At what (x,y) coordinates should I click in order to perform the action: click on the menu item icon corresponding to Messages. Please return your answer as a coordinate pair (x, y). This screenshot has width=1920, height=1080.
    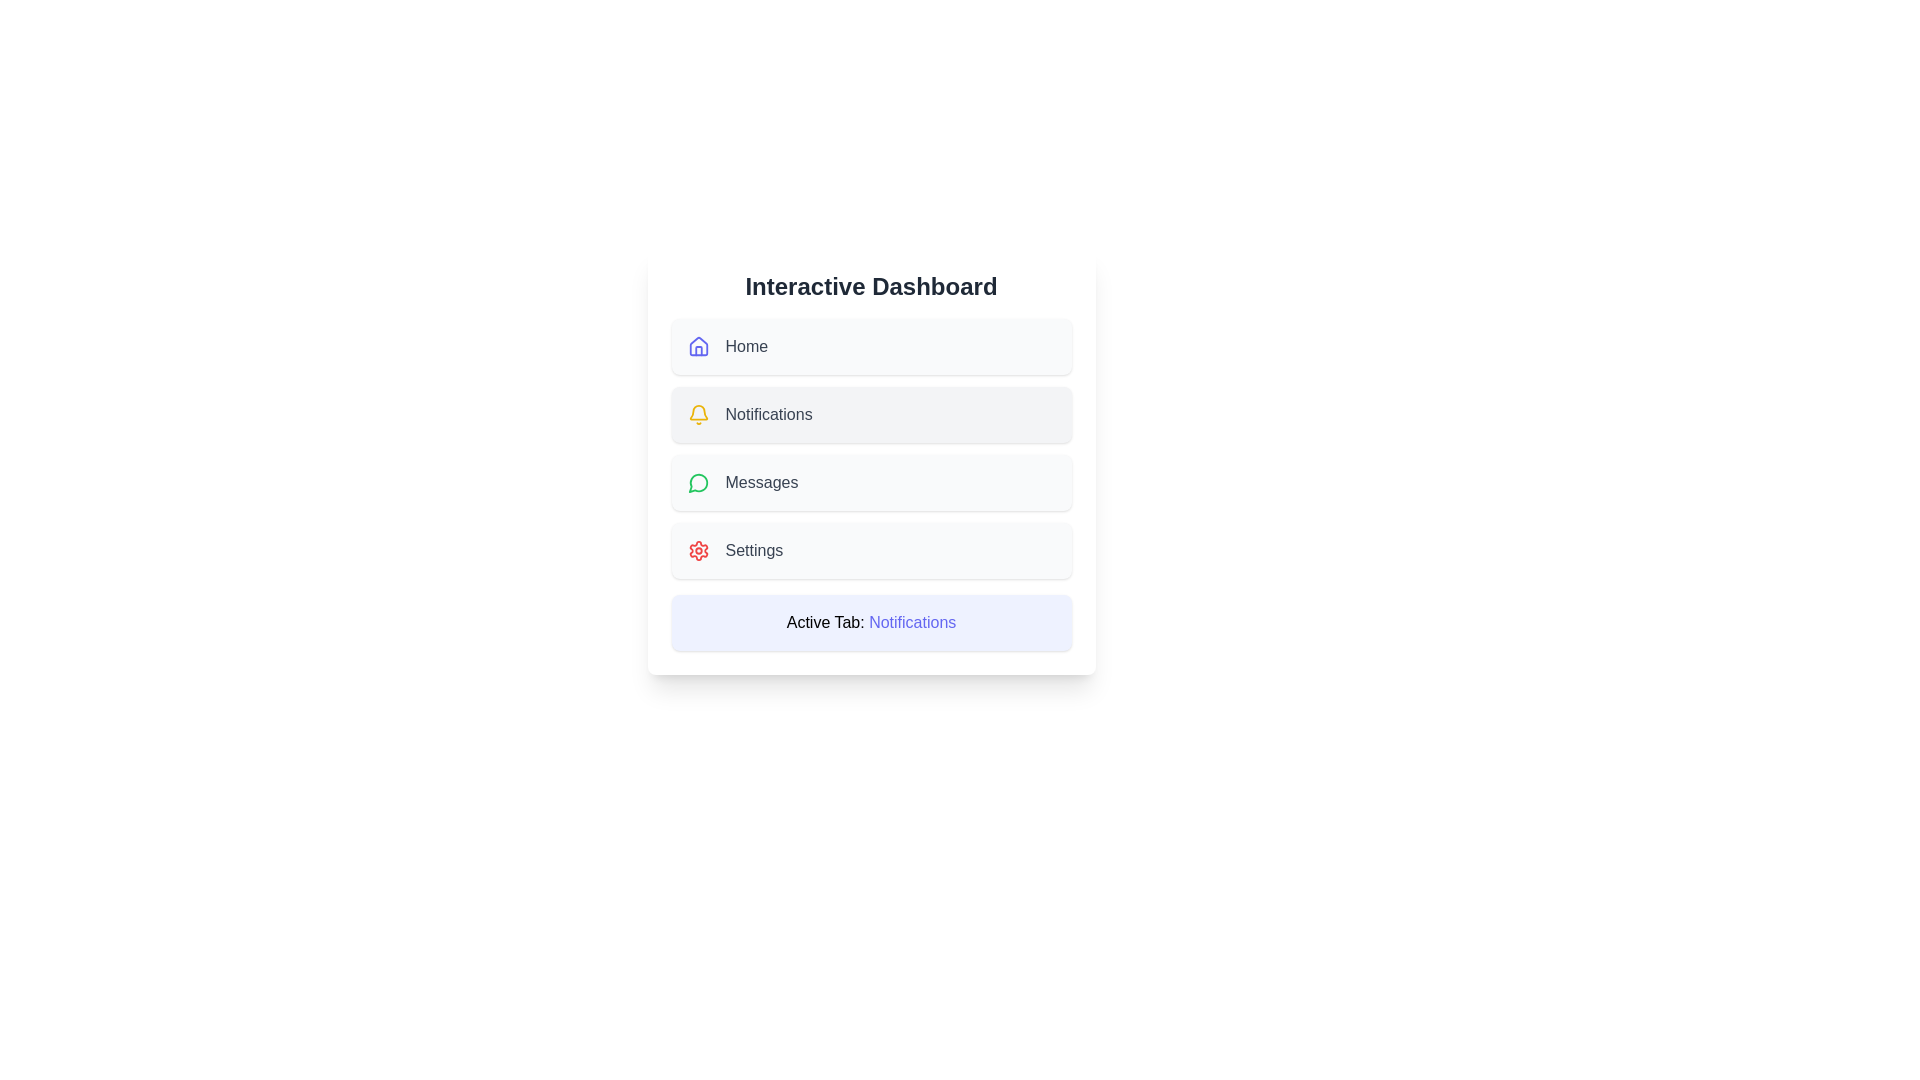
    Looking at the image, I should click on (698, 482).